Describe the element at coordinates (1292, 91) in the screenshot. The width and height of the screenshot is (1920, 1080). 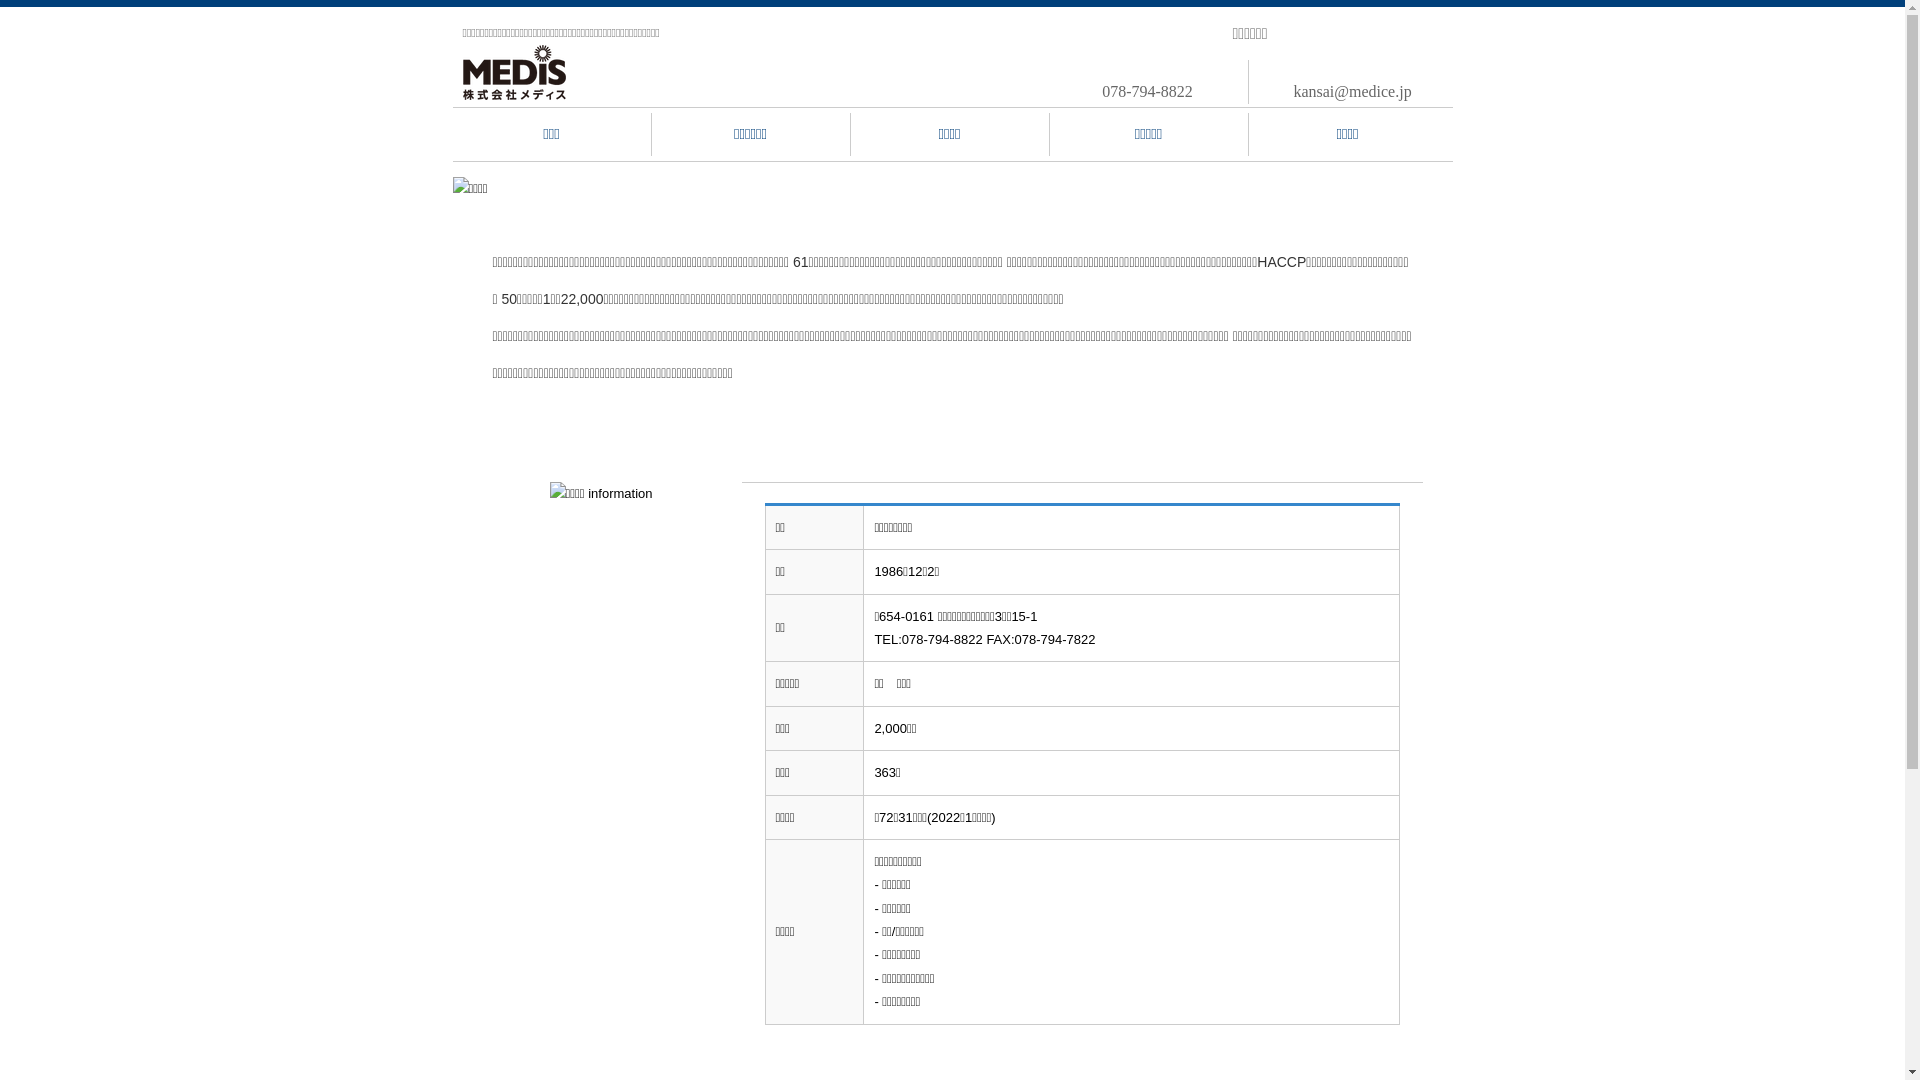
I see `'kansai@medice.jp'` at that location.